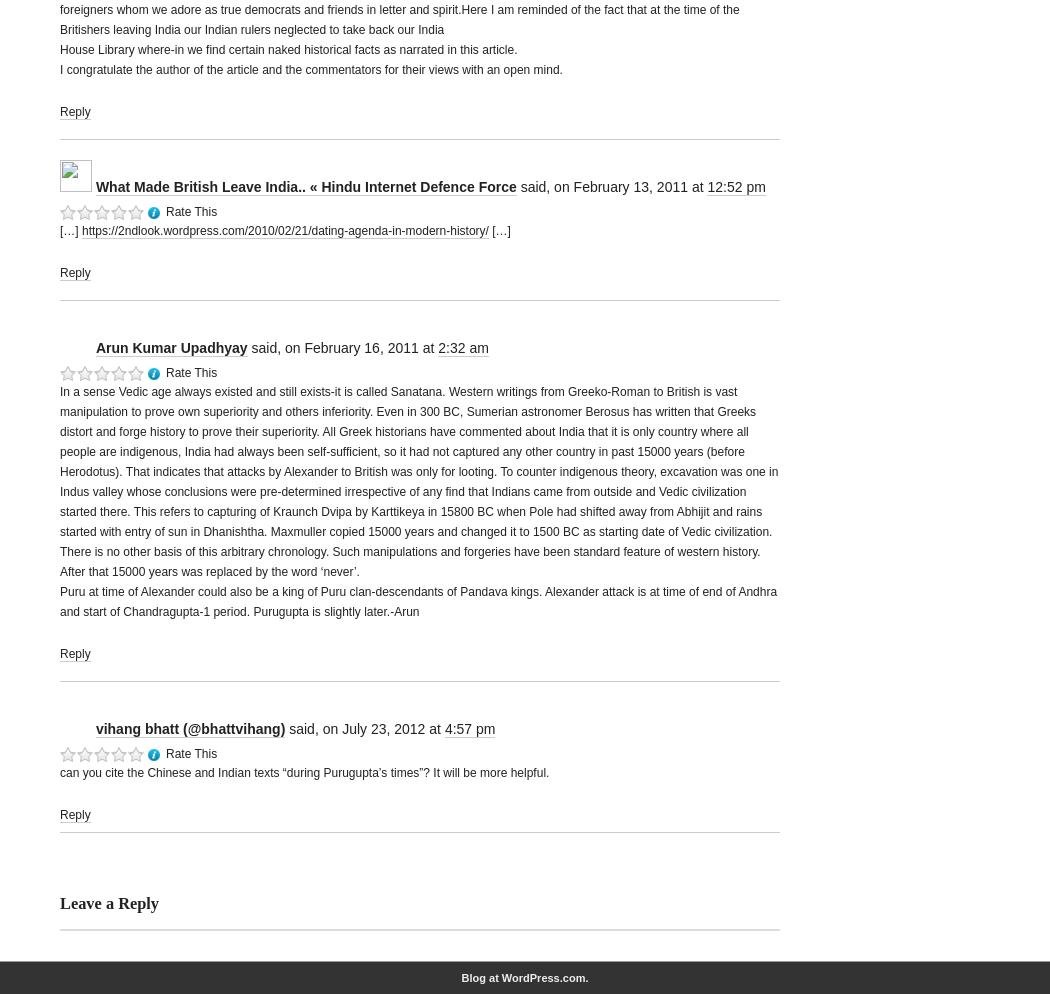 This screenshot has width=1050, height=994. I want to click on 'Puru at time of Alexander could also be a king of Puru clan-descendants of Pandava kings. Alexander attack is at time of end of Andhra and start of Chandragupta-1 period. Purugupta is slightly later.-Arun', so click(58, 601).